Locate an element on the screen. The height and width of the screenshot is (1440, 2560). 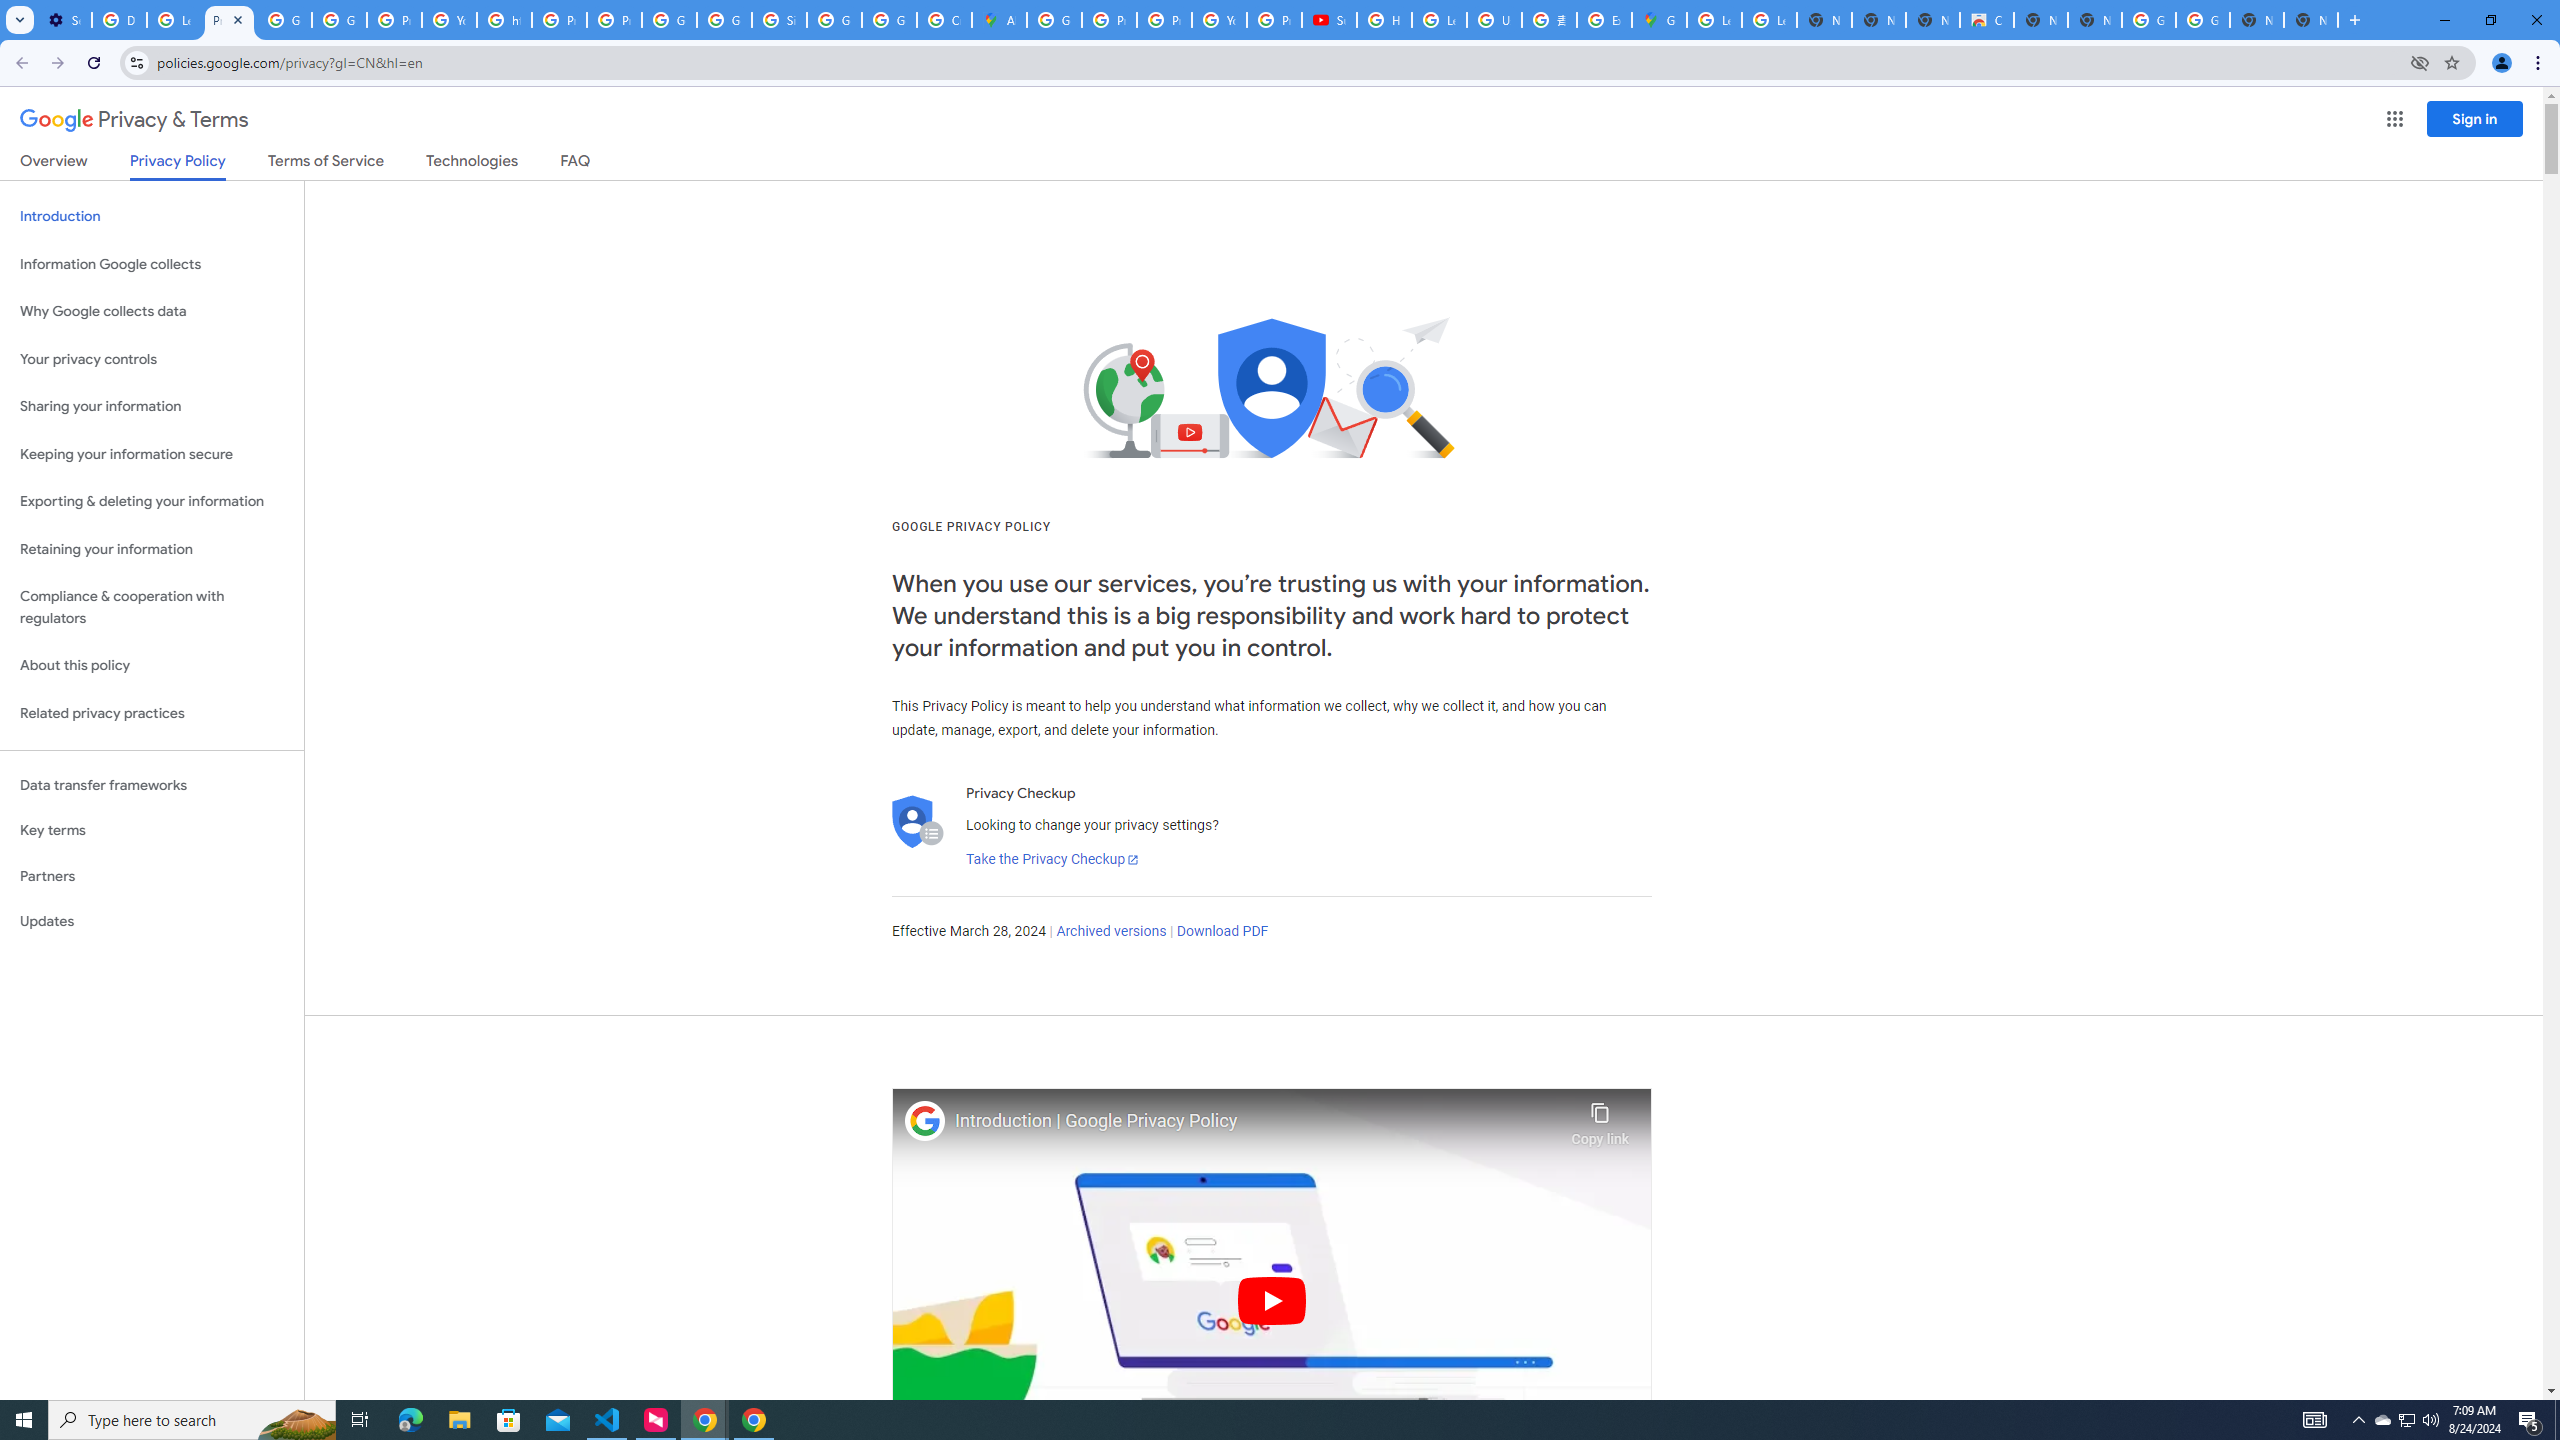
'Sharing your information' is located at coordinates (151, 405).